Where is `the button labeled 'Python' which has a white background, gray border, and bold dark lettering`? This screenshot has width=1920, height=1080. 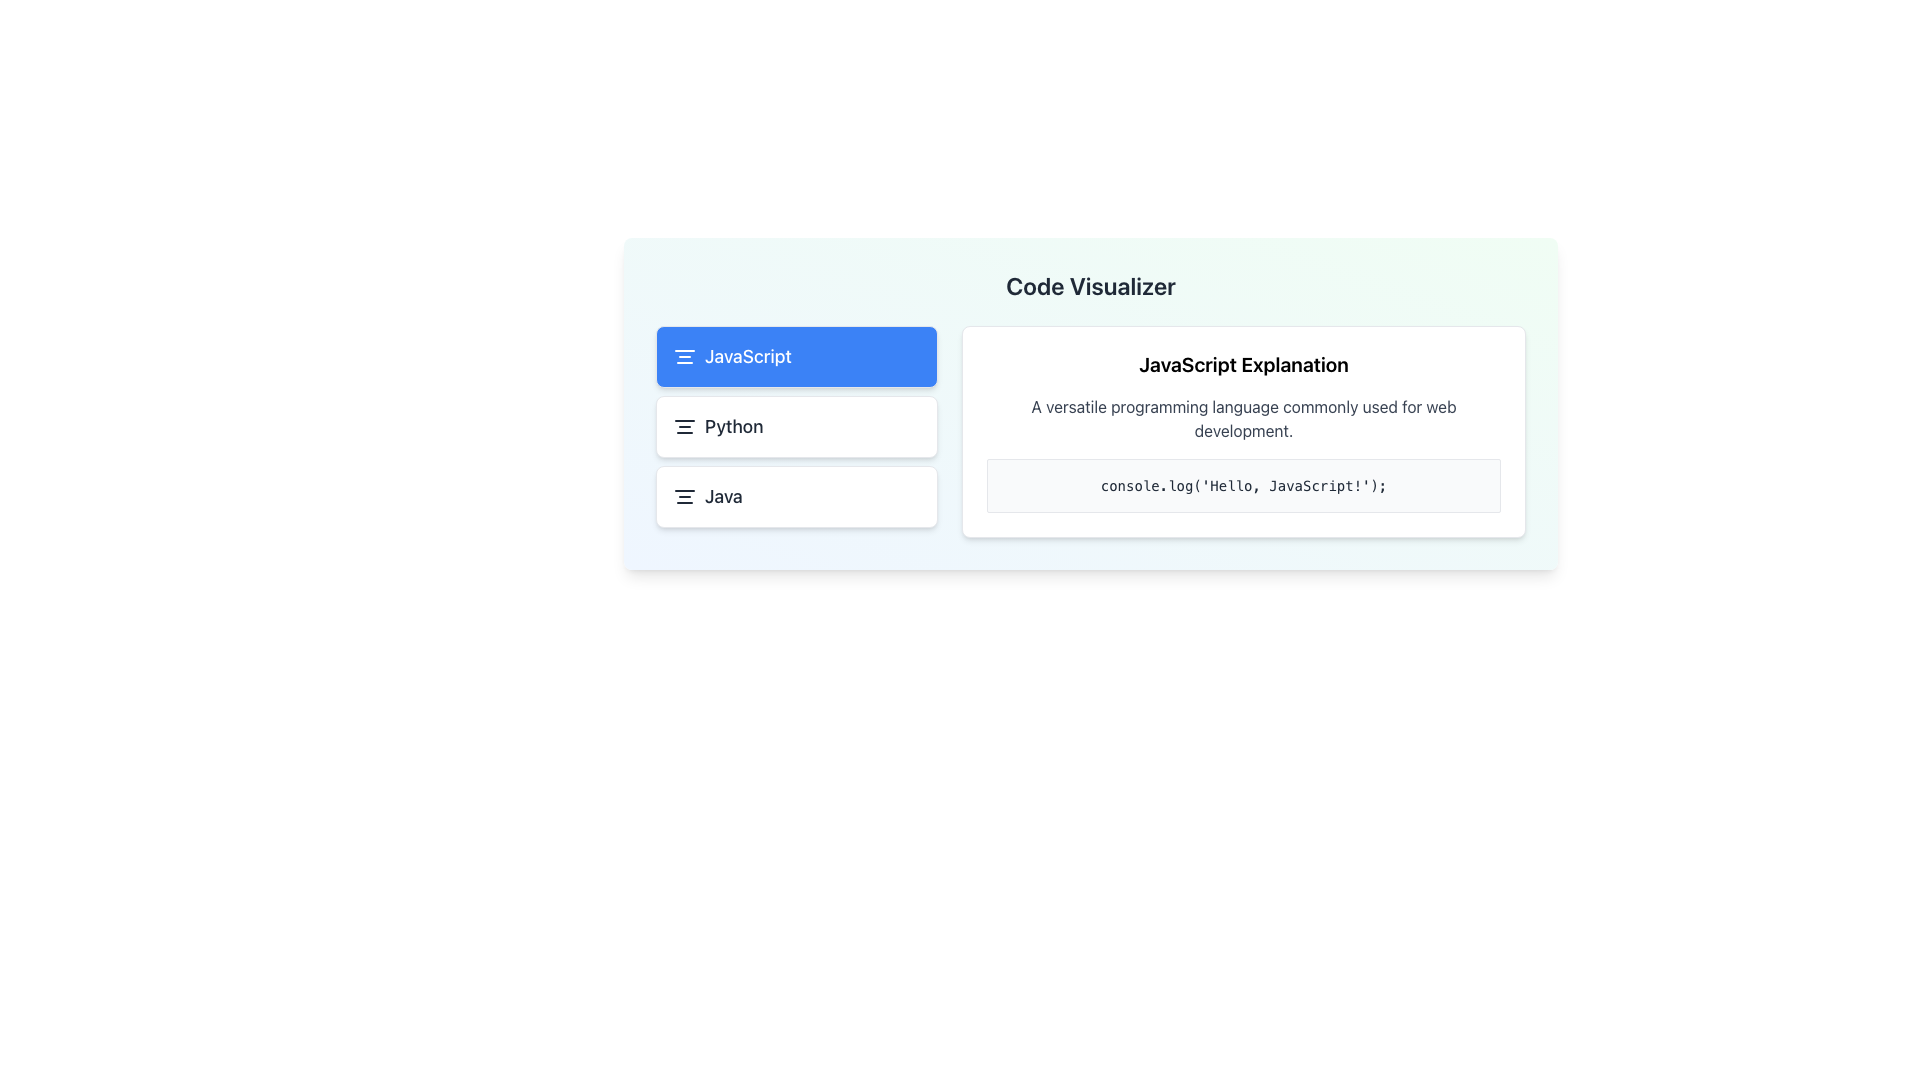 the button labeled 'Python' which has a white background, gray border, and bold dark lettering is located at coordinates (795, 431).